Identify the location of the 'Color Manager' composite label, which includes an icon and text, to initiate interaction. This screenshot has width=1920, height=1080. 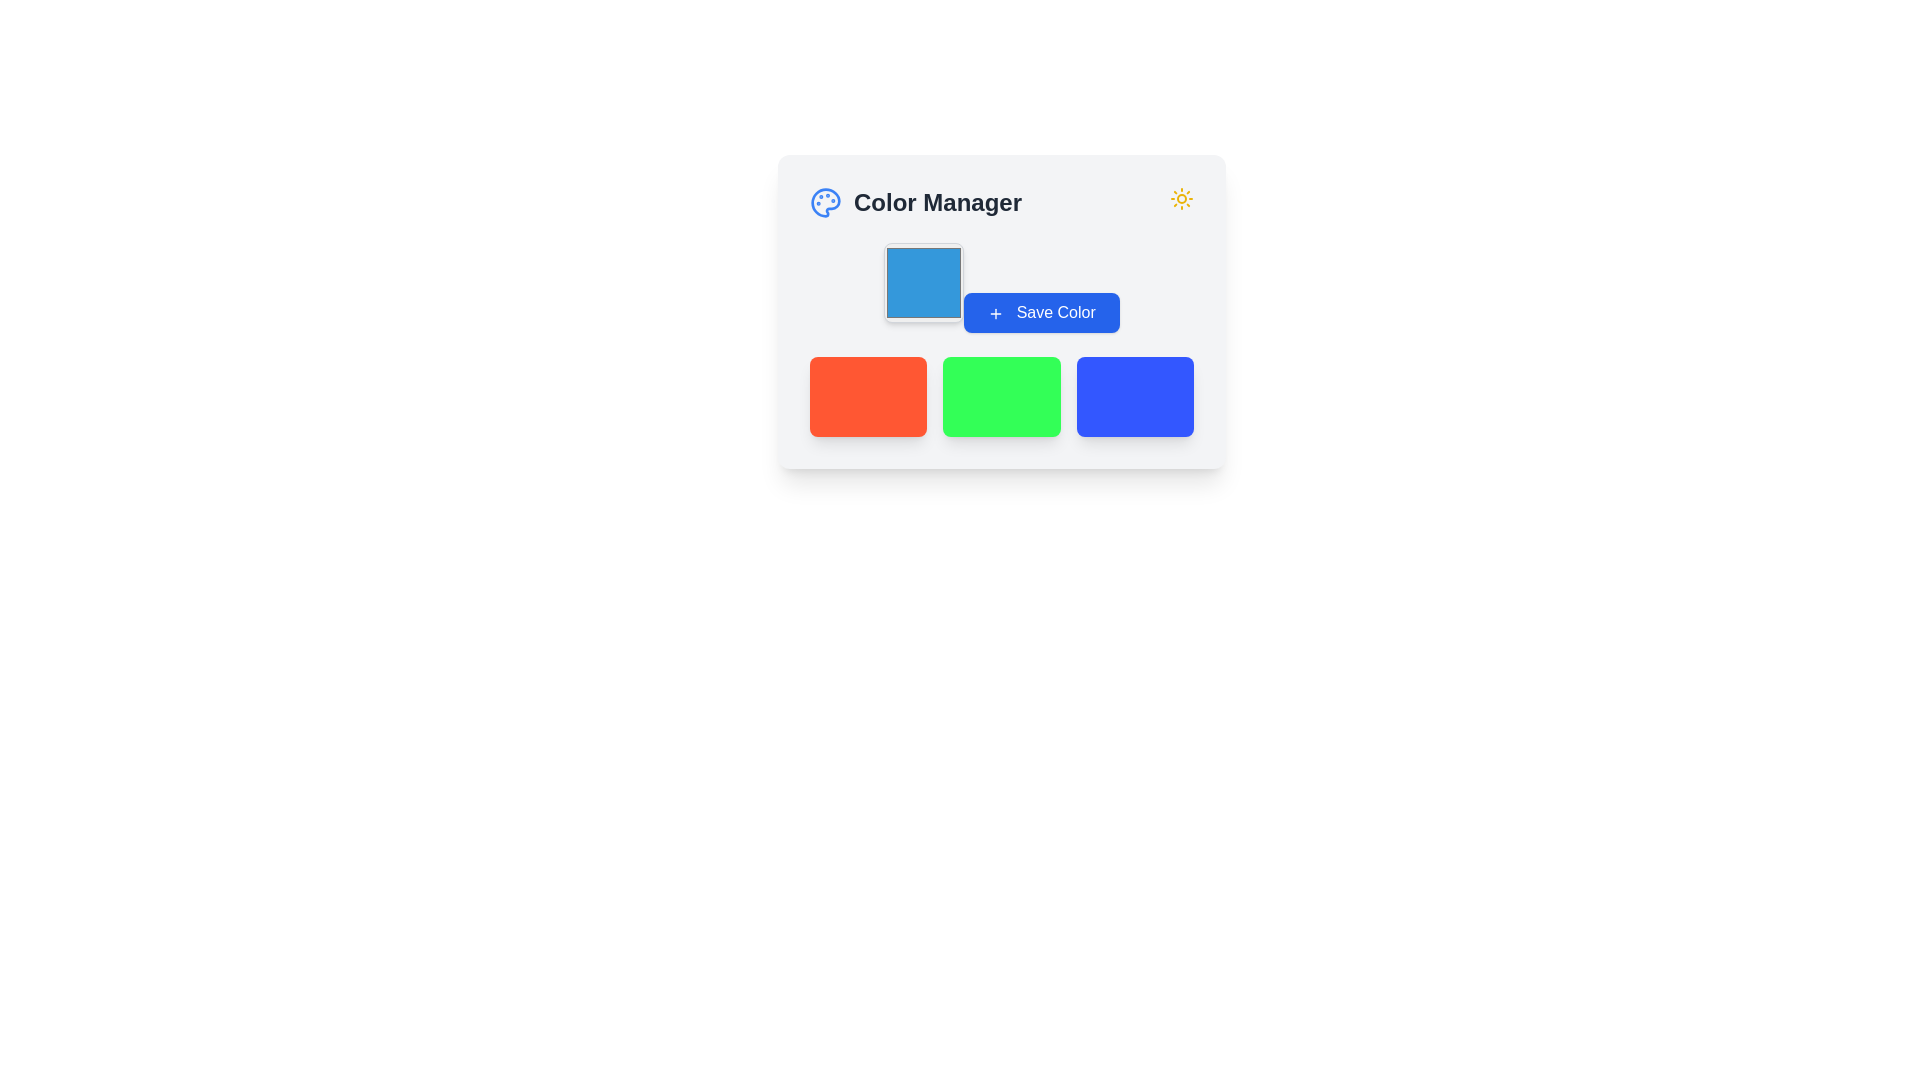
(915, 203).